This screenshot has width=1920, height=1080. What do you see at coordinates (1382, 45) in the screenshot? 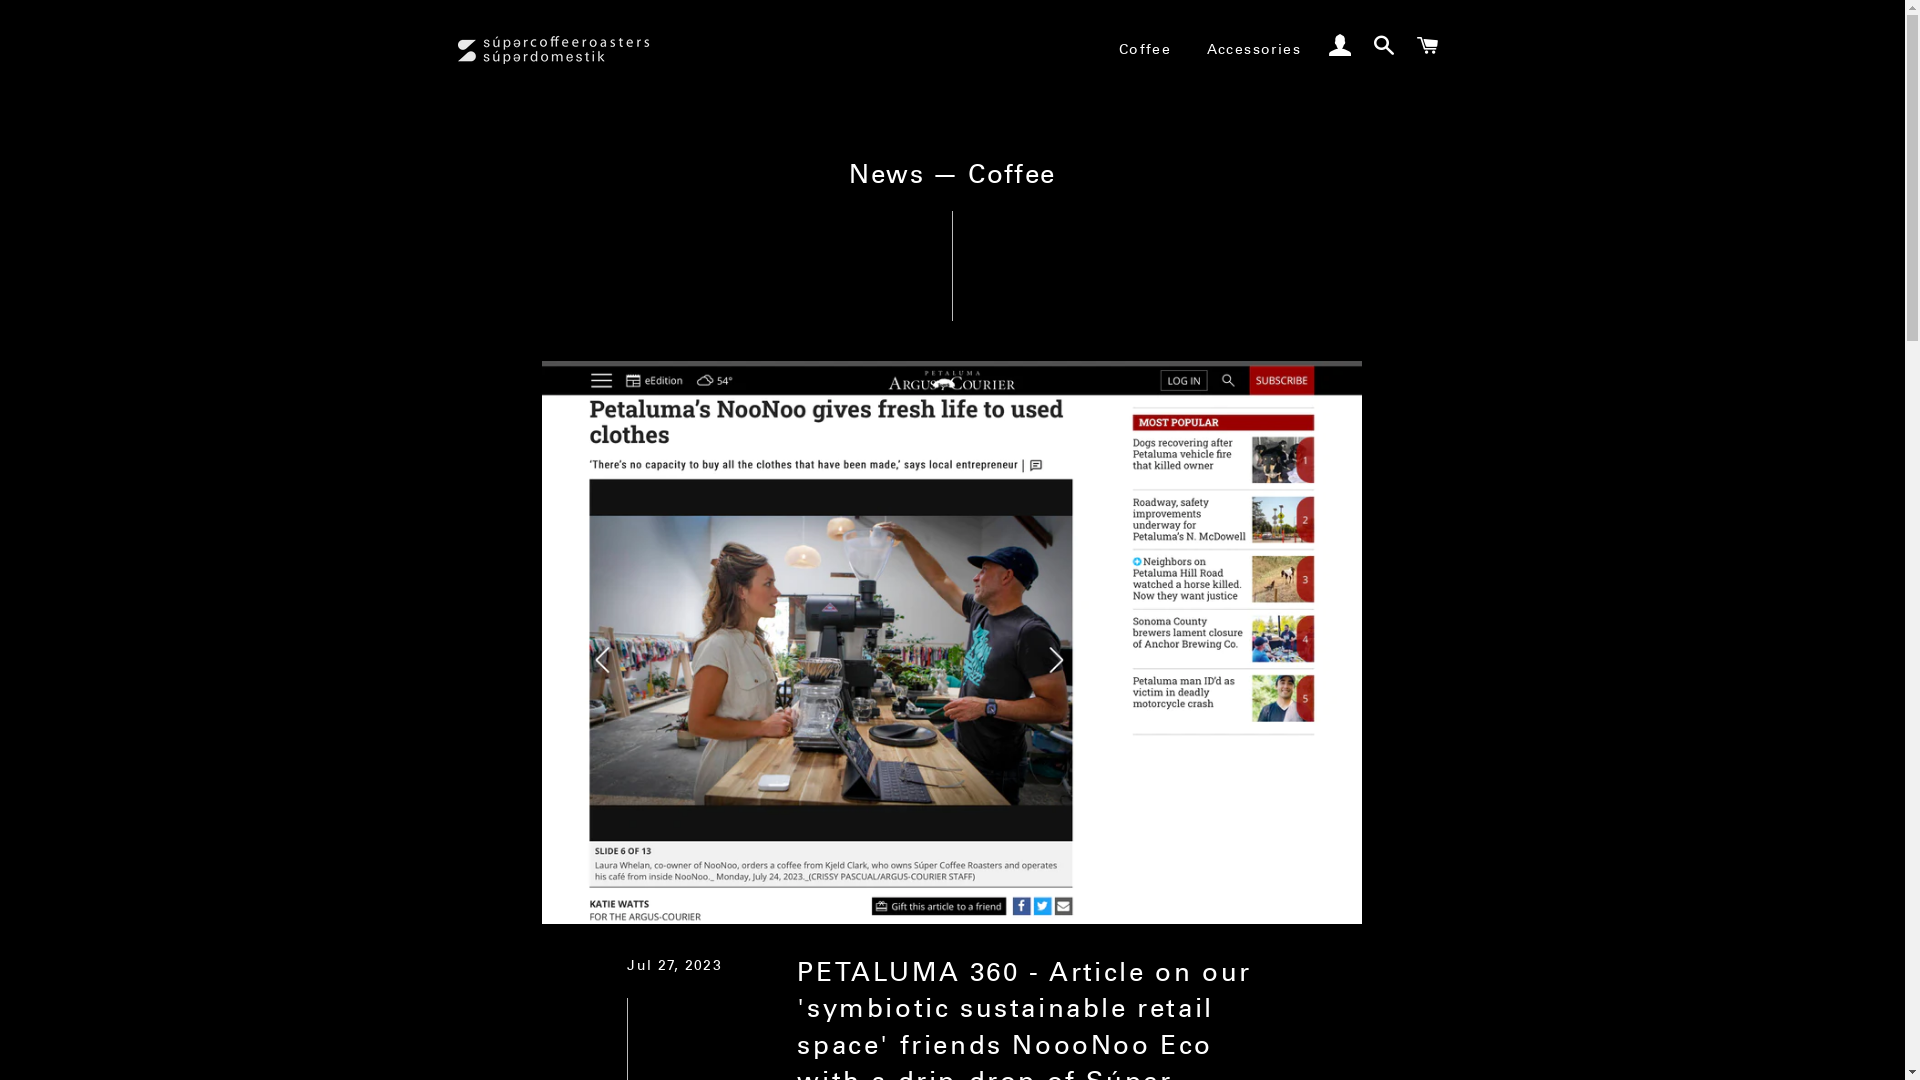
I see `'Search'` at bounding box center [1382, 45].